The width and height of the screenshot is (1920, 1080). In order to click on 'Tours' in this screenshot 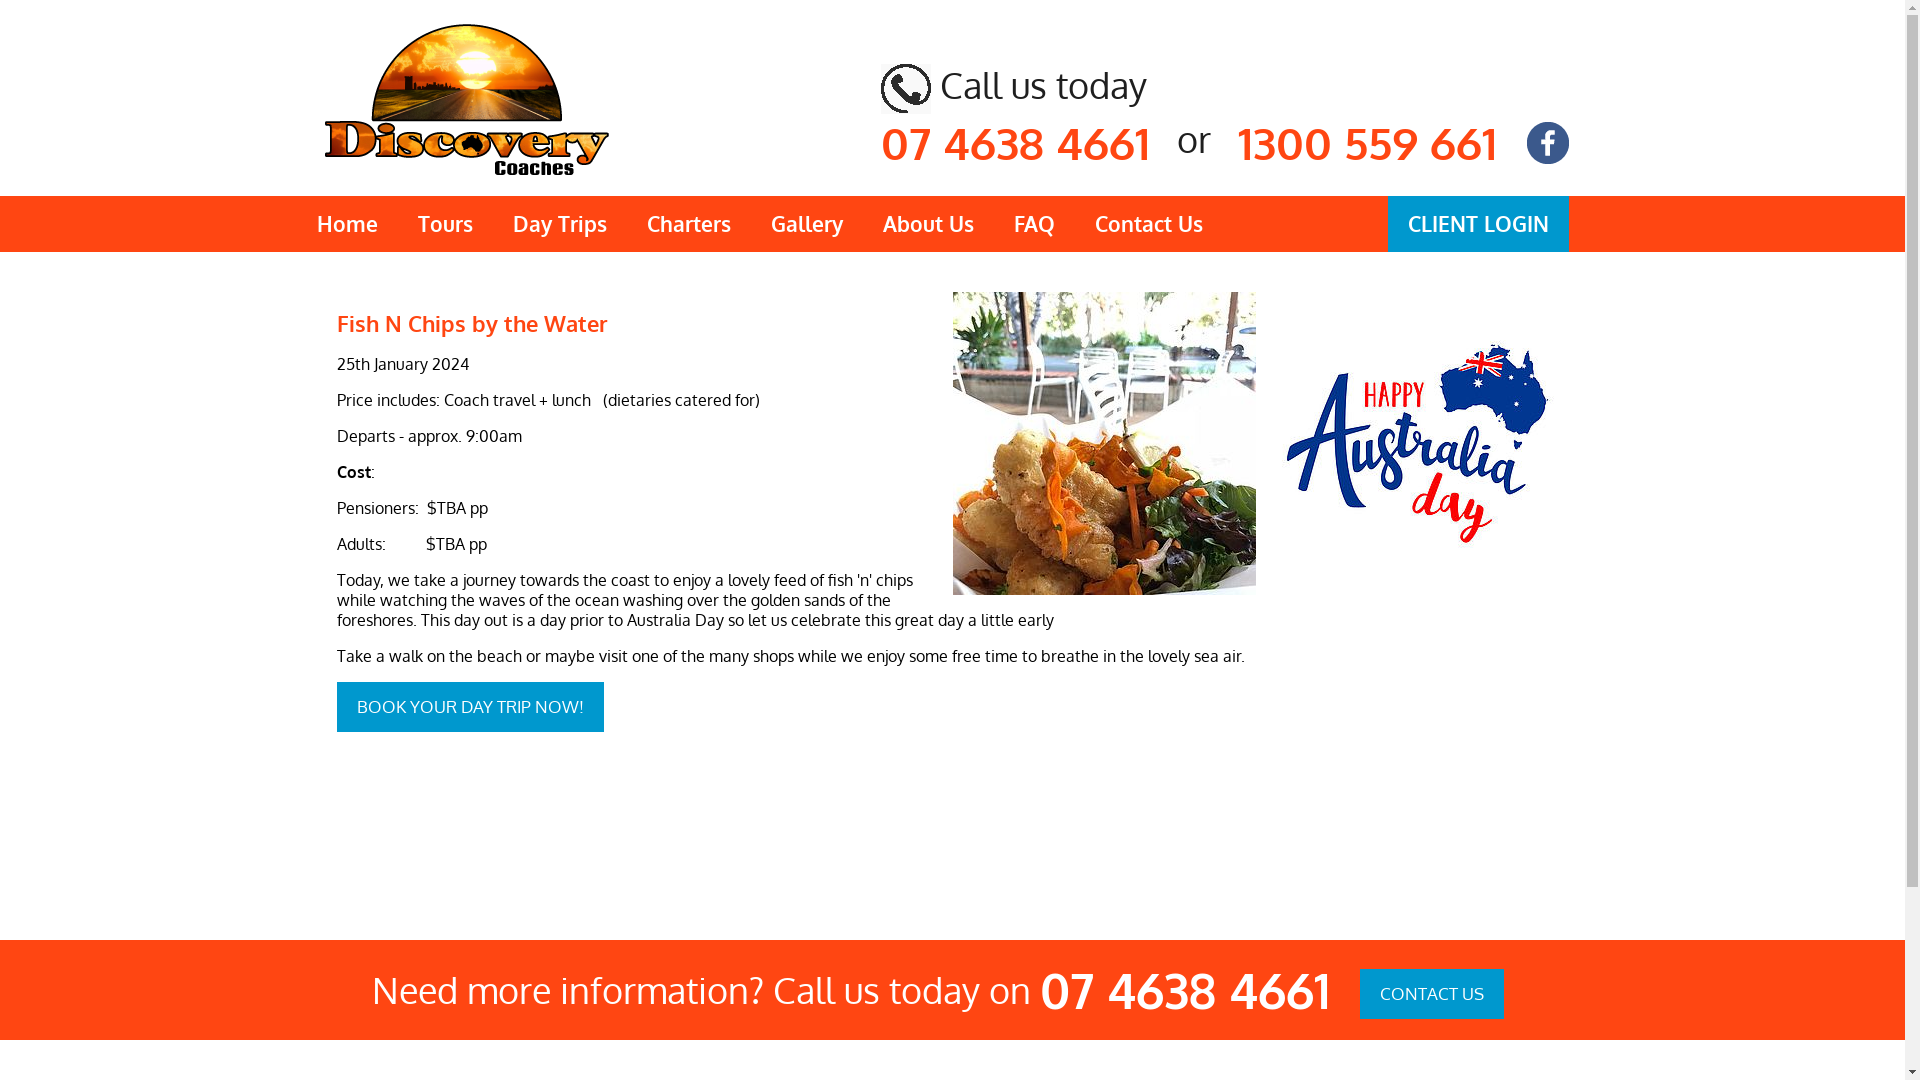, I will do `click(444, 223)`.